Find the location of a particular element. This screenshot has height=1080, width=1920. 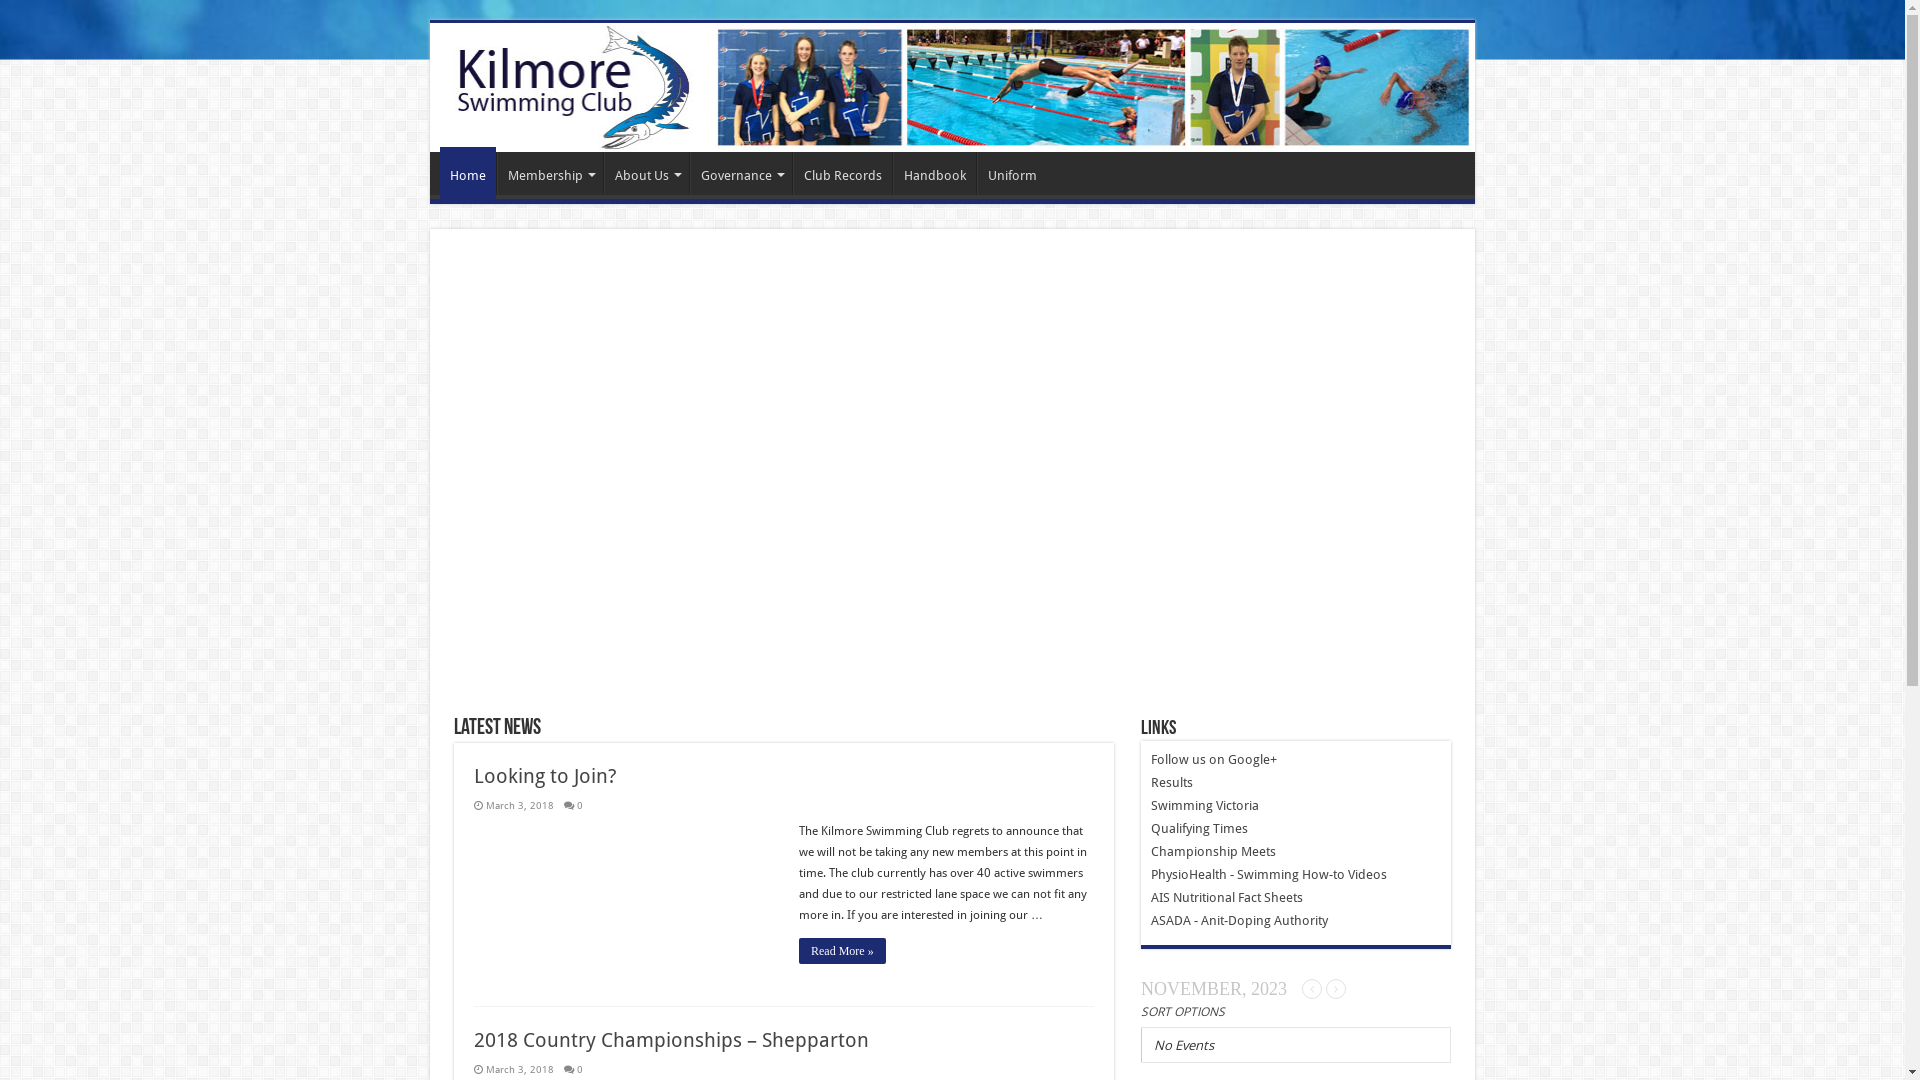

'Swimming Victoria' is located at coordinates (1203, 804).